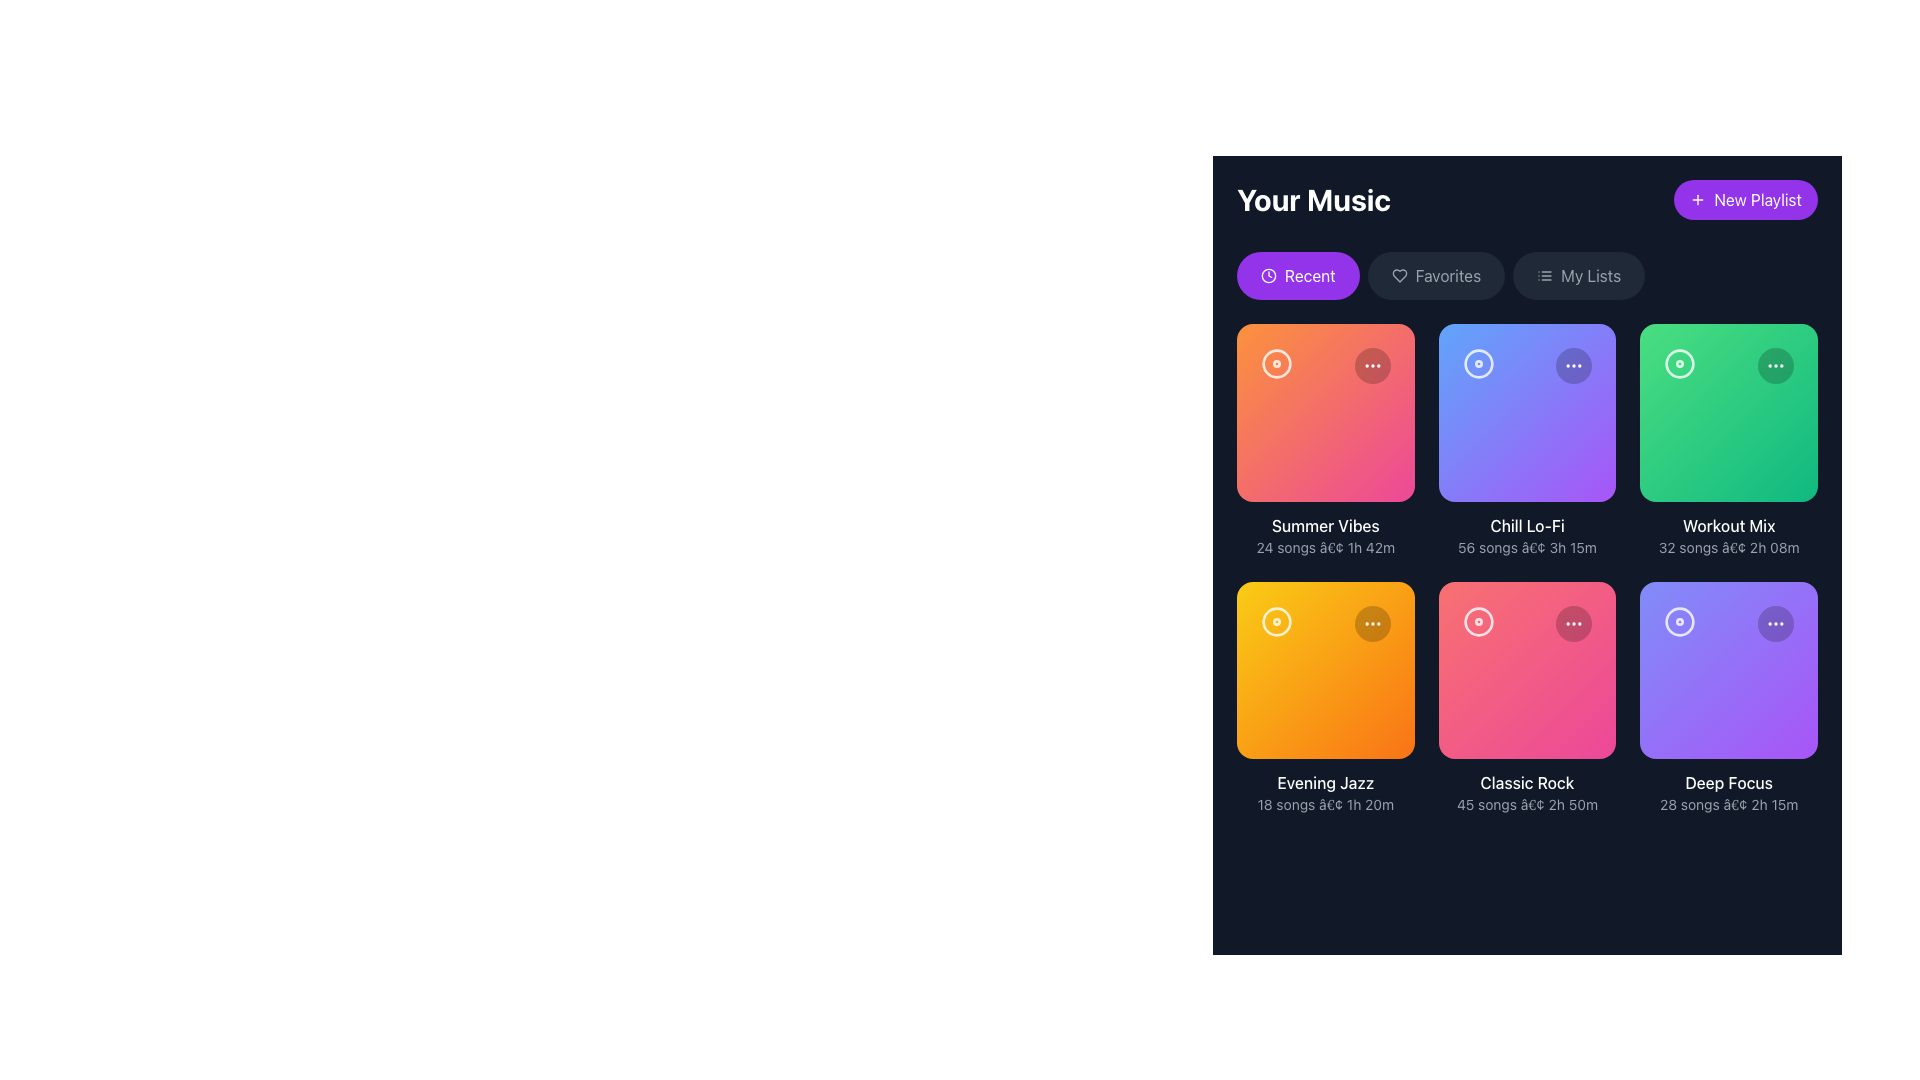  Describe the element at coordinates (1573, 366) in the screenshot. I see `the ellipsis icon, which consists of three horizontally arranged white dots on a black circular background` at that location.